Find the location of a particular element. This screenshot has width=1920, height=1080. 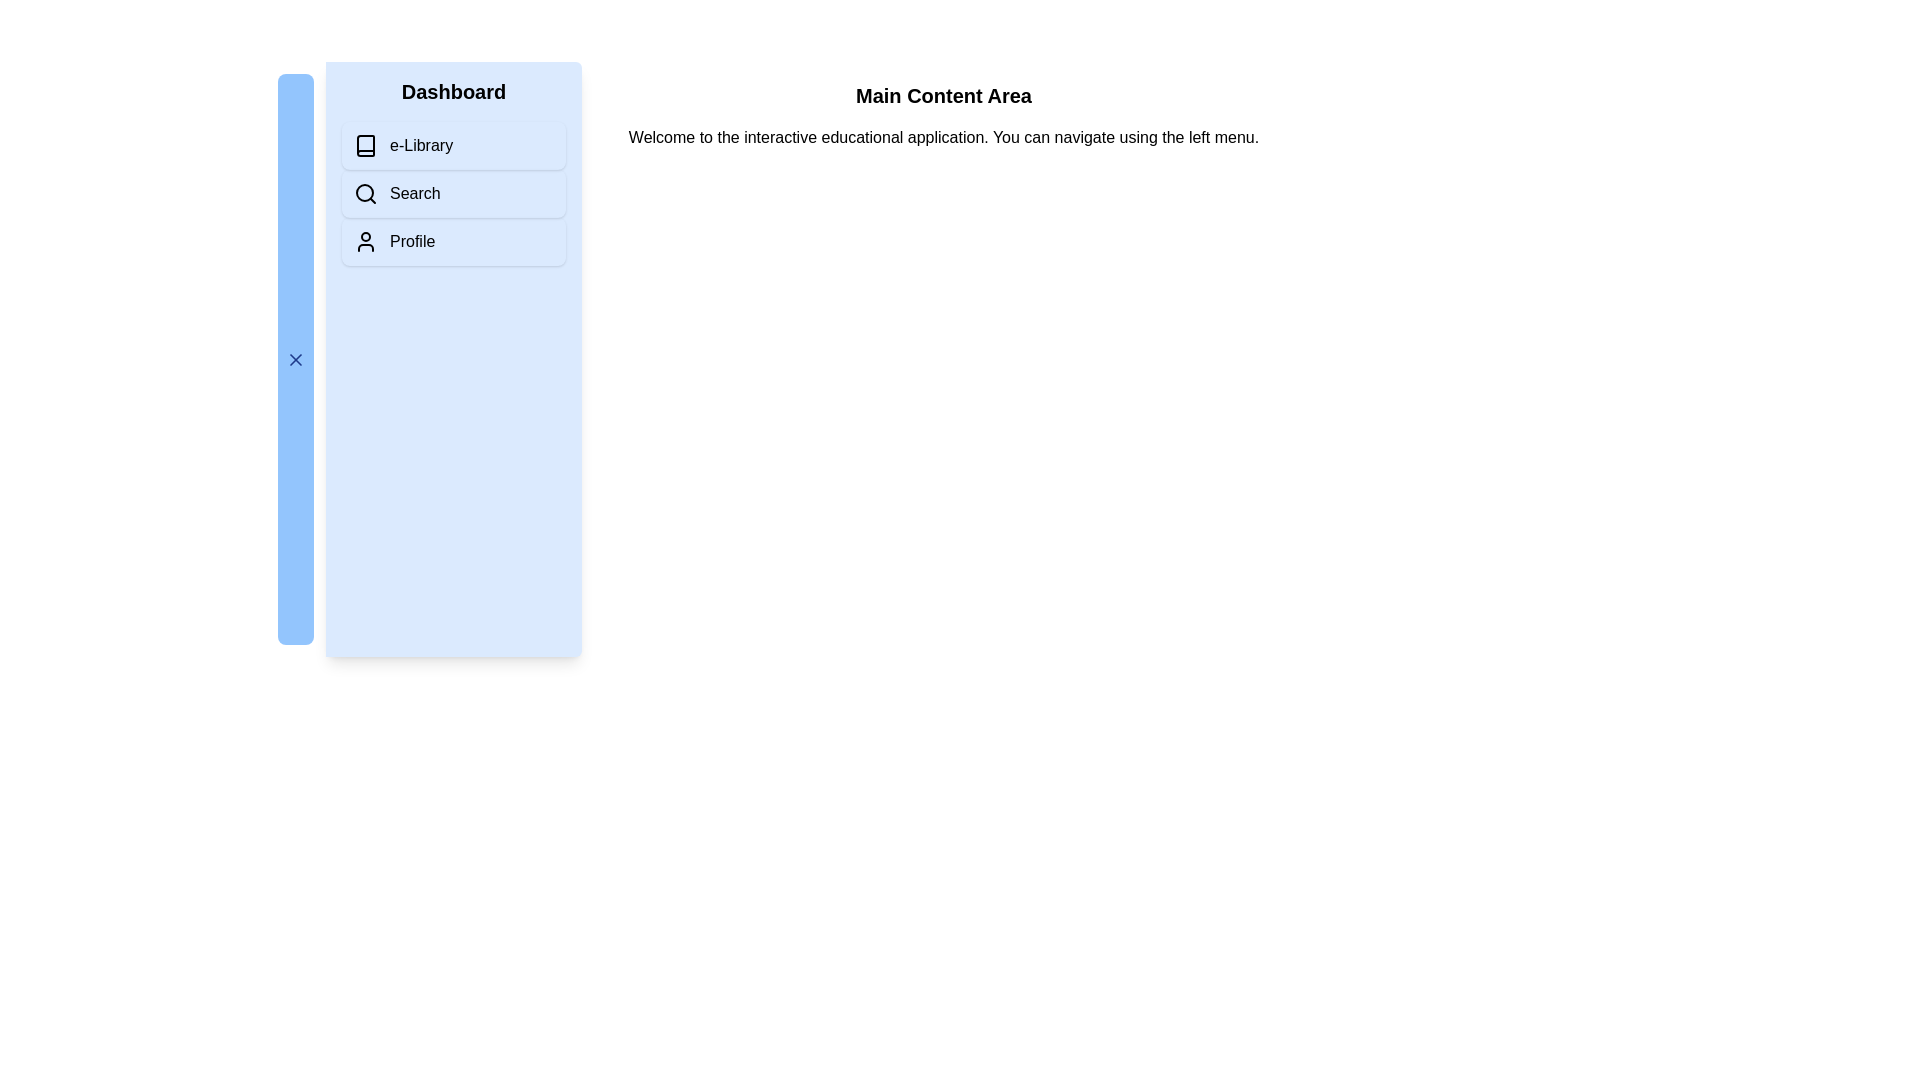

the interactive button located to the left of the main dashboard area, which serves is located at coordinates (295, 358).